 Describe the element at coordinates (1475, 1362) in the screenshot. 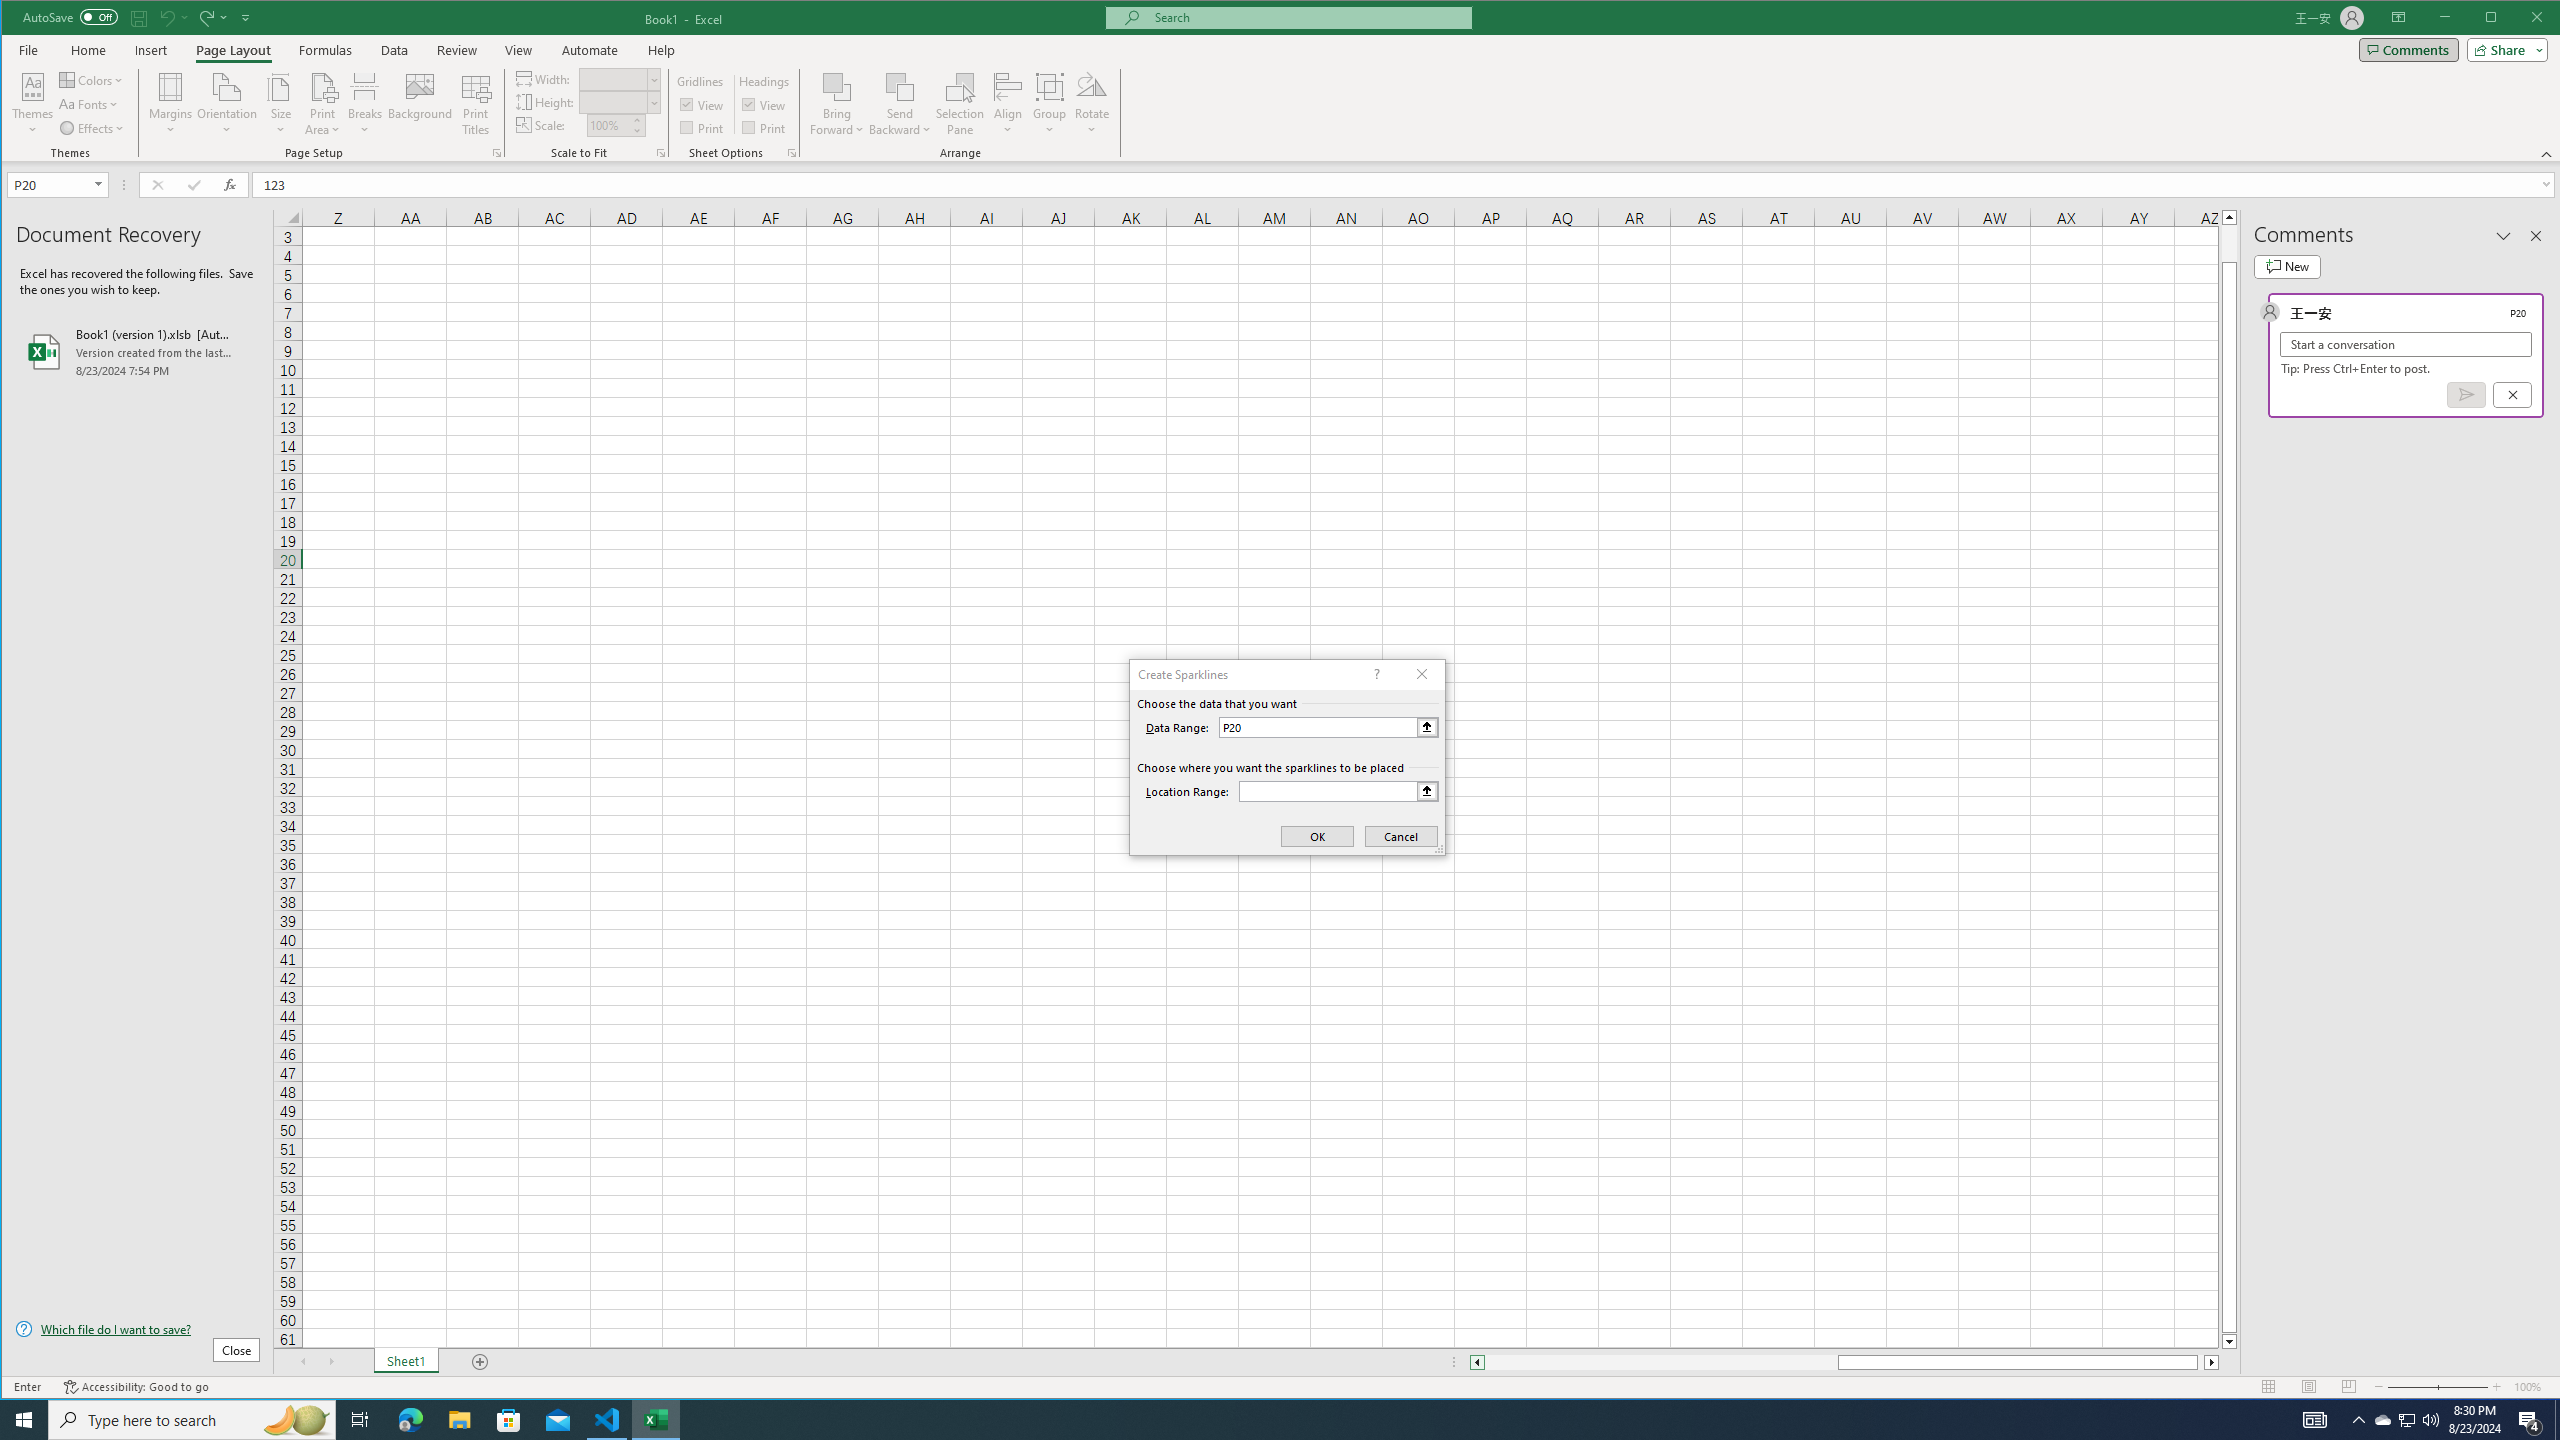

I see `'Column left'` at that location.